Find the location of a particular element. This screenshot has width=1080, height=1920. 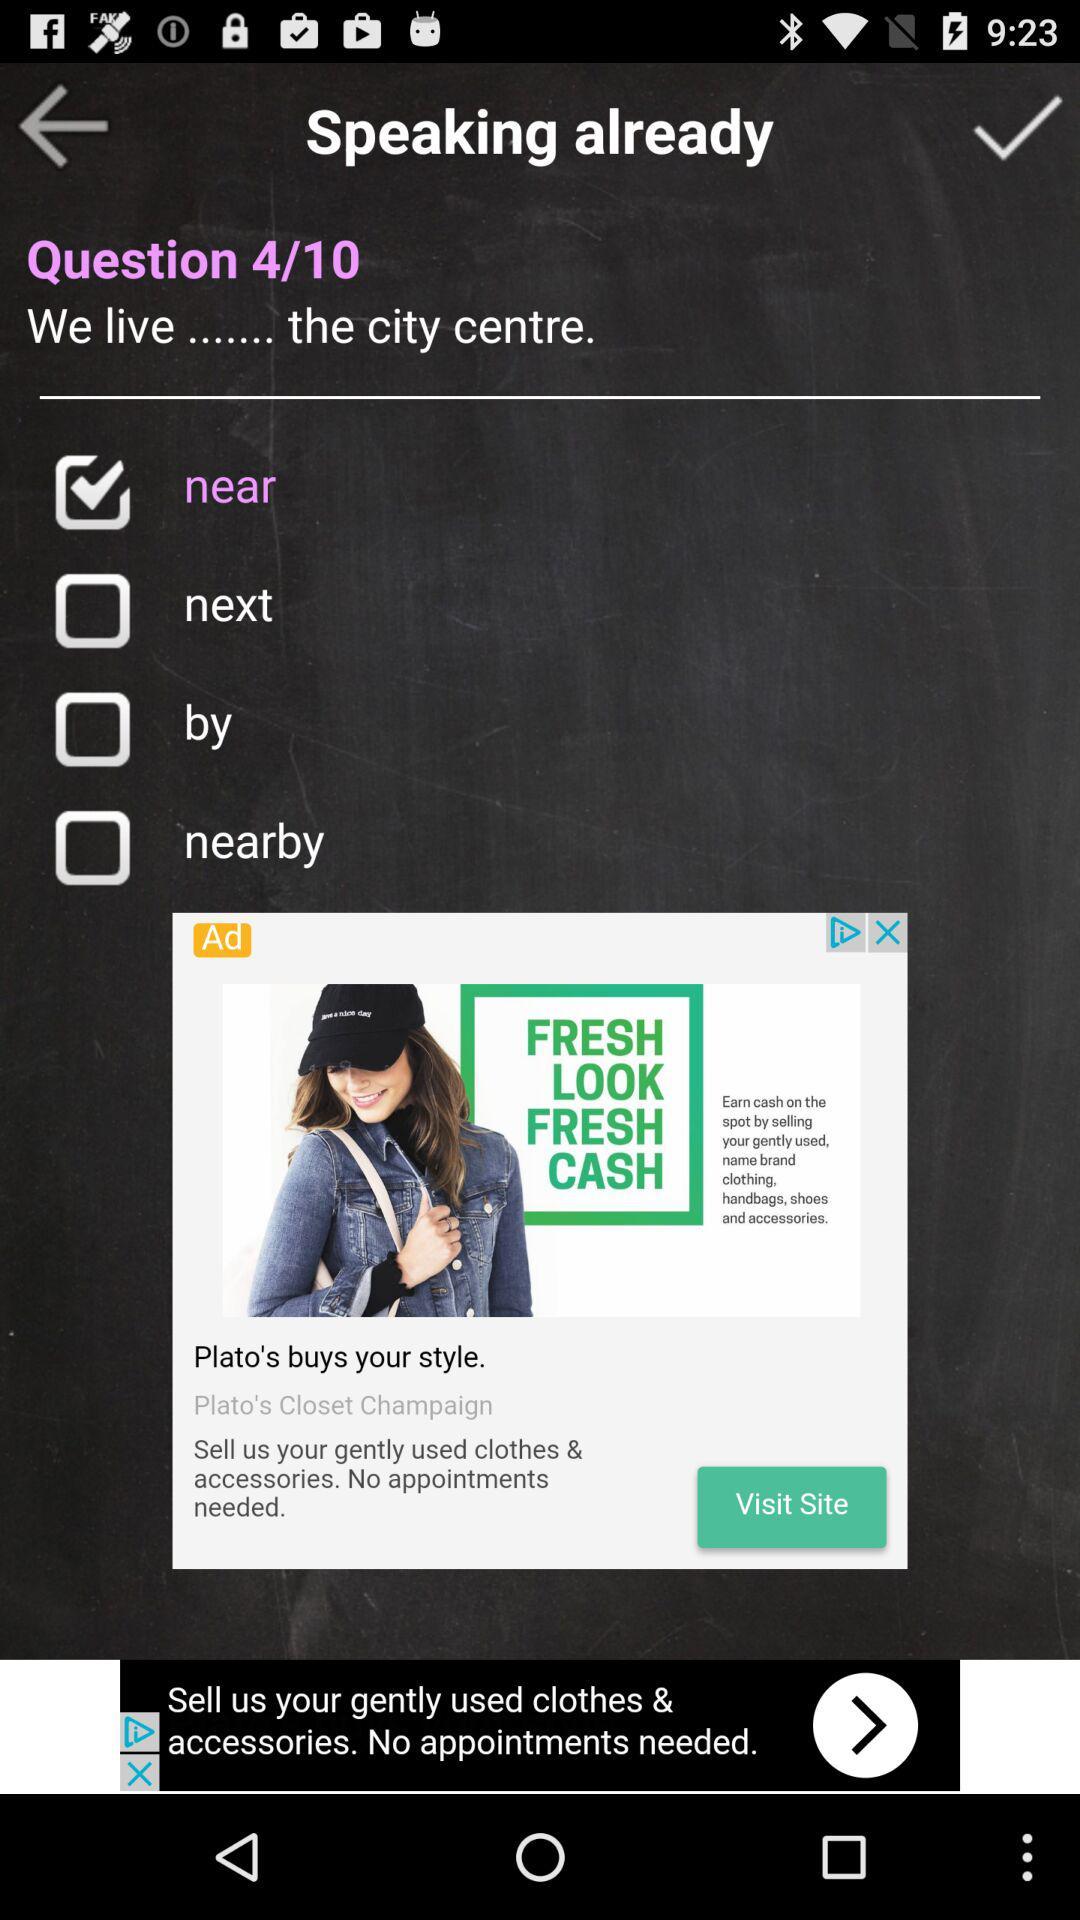

the arrow_backward icon is located at coordinates (61, 133).